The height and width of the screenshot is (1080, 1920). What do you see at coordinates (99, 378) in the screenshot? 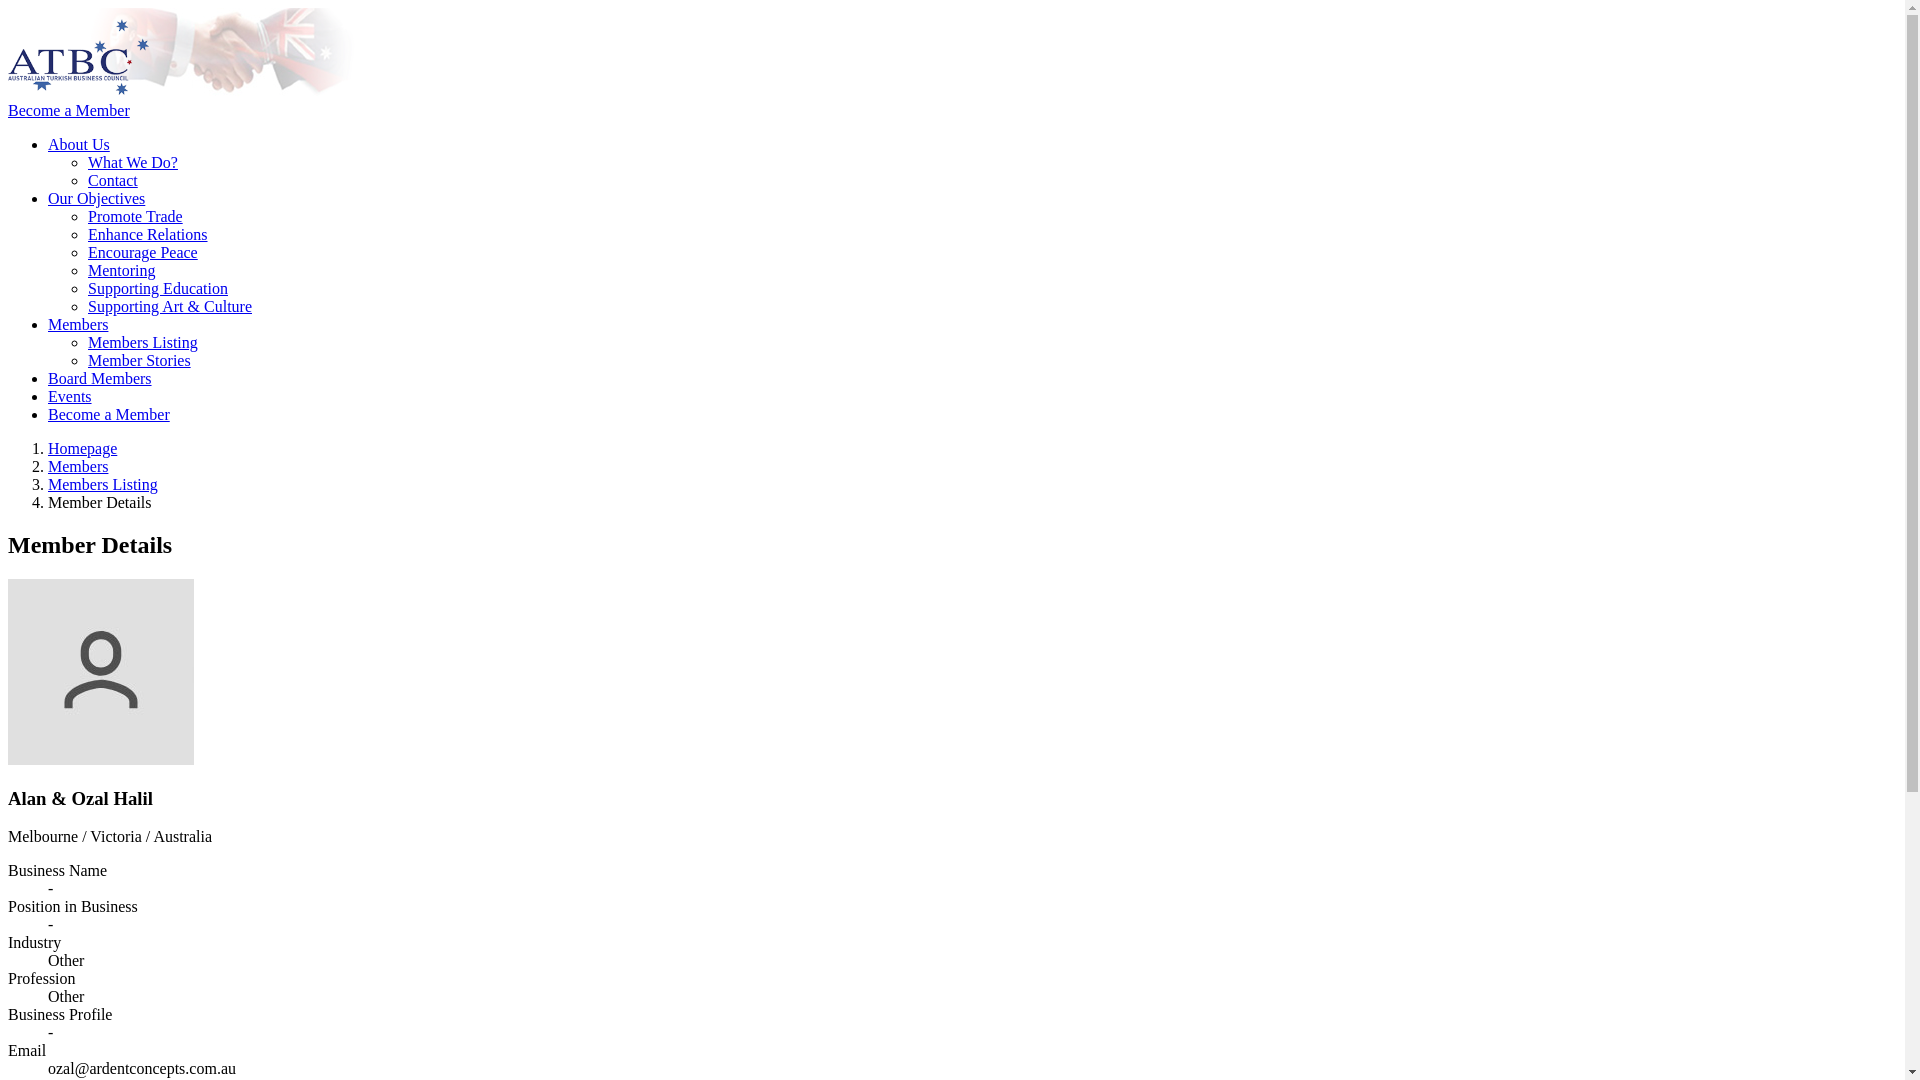
I see `'Board Members'` at bounding box center [99, 378].